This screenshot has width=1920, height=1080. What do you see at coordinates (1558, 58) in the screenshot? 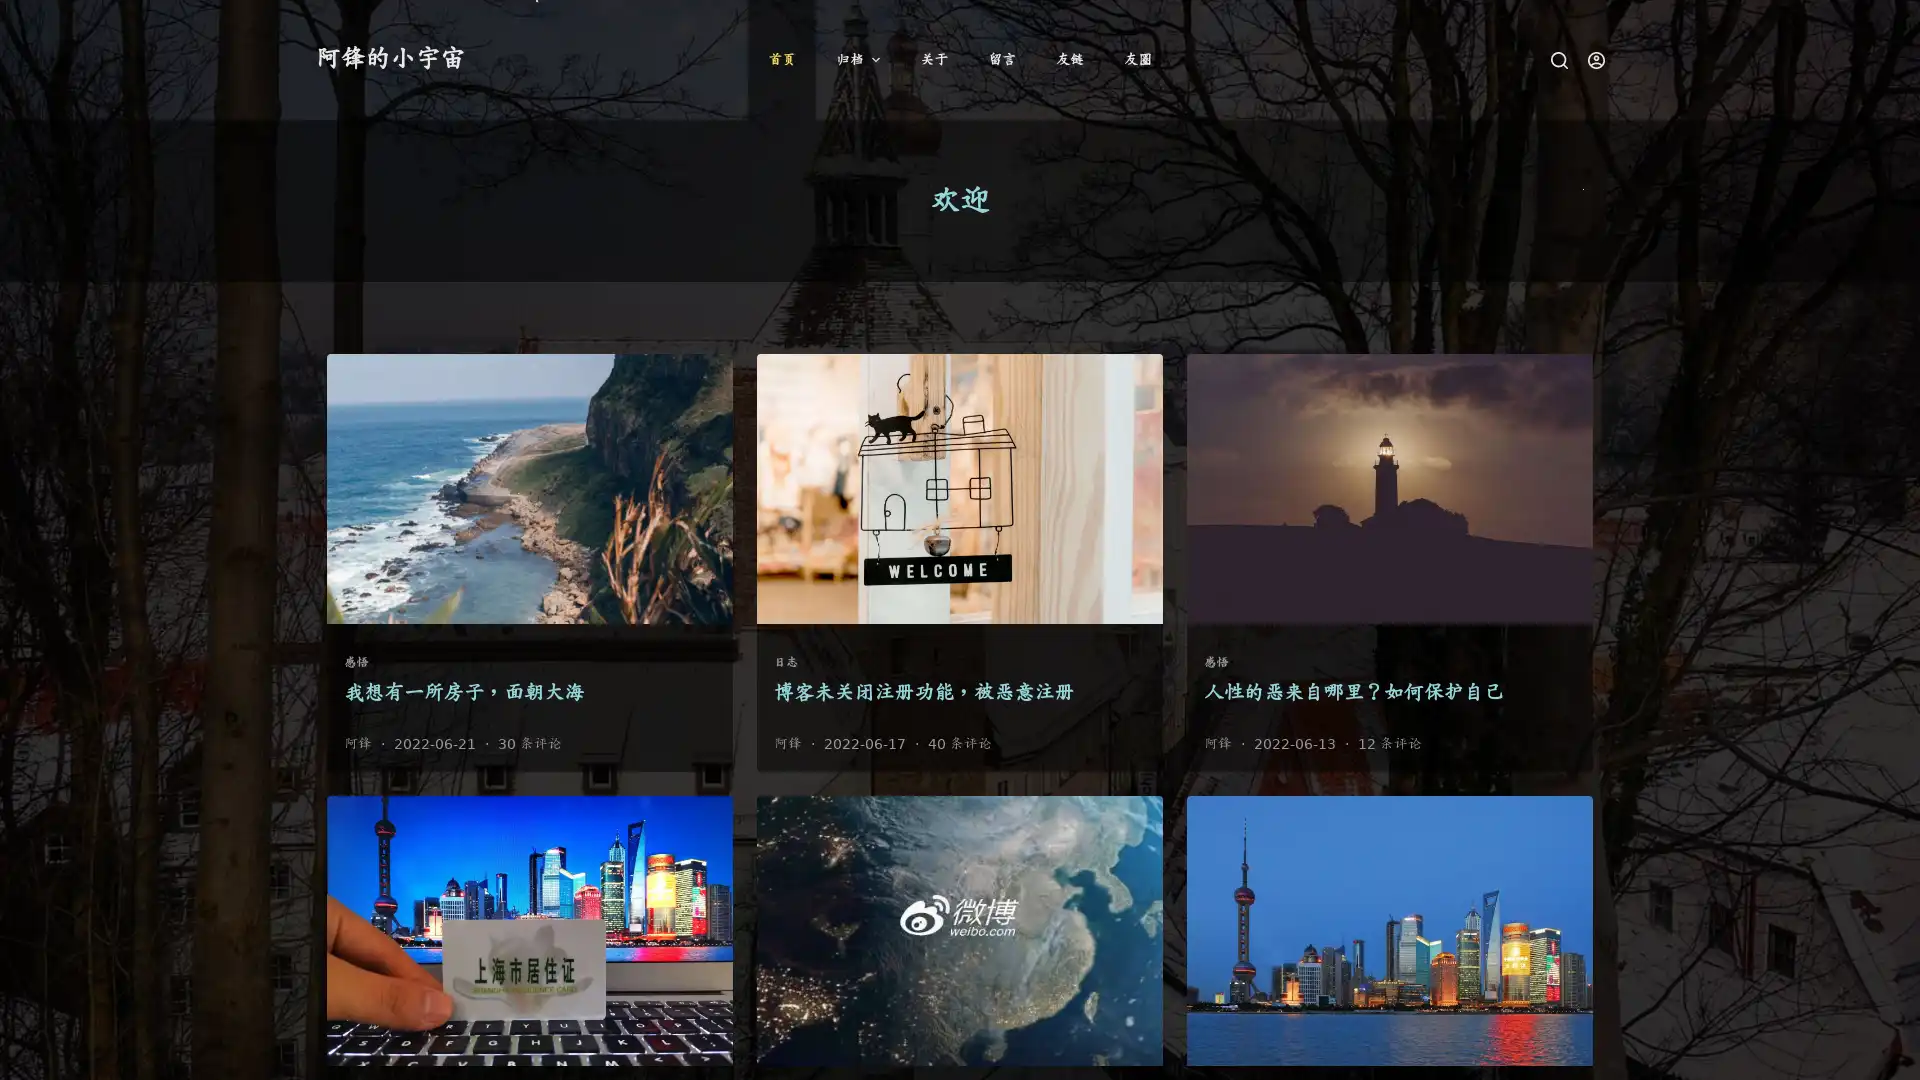
I see `Open search form` at bounding box center [1558, 58].